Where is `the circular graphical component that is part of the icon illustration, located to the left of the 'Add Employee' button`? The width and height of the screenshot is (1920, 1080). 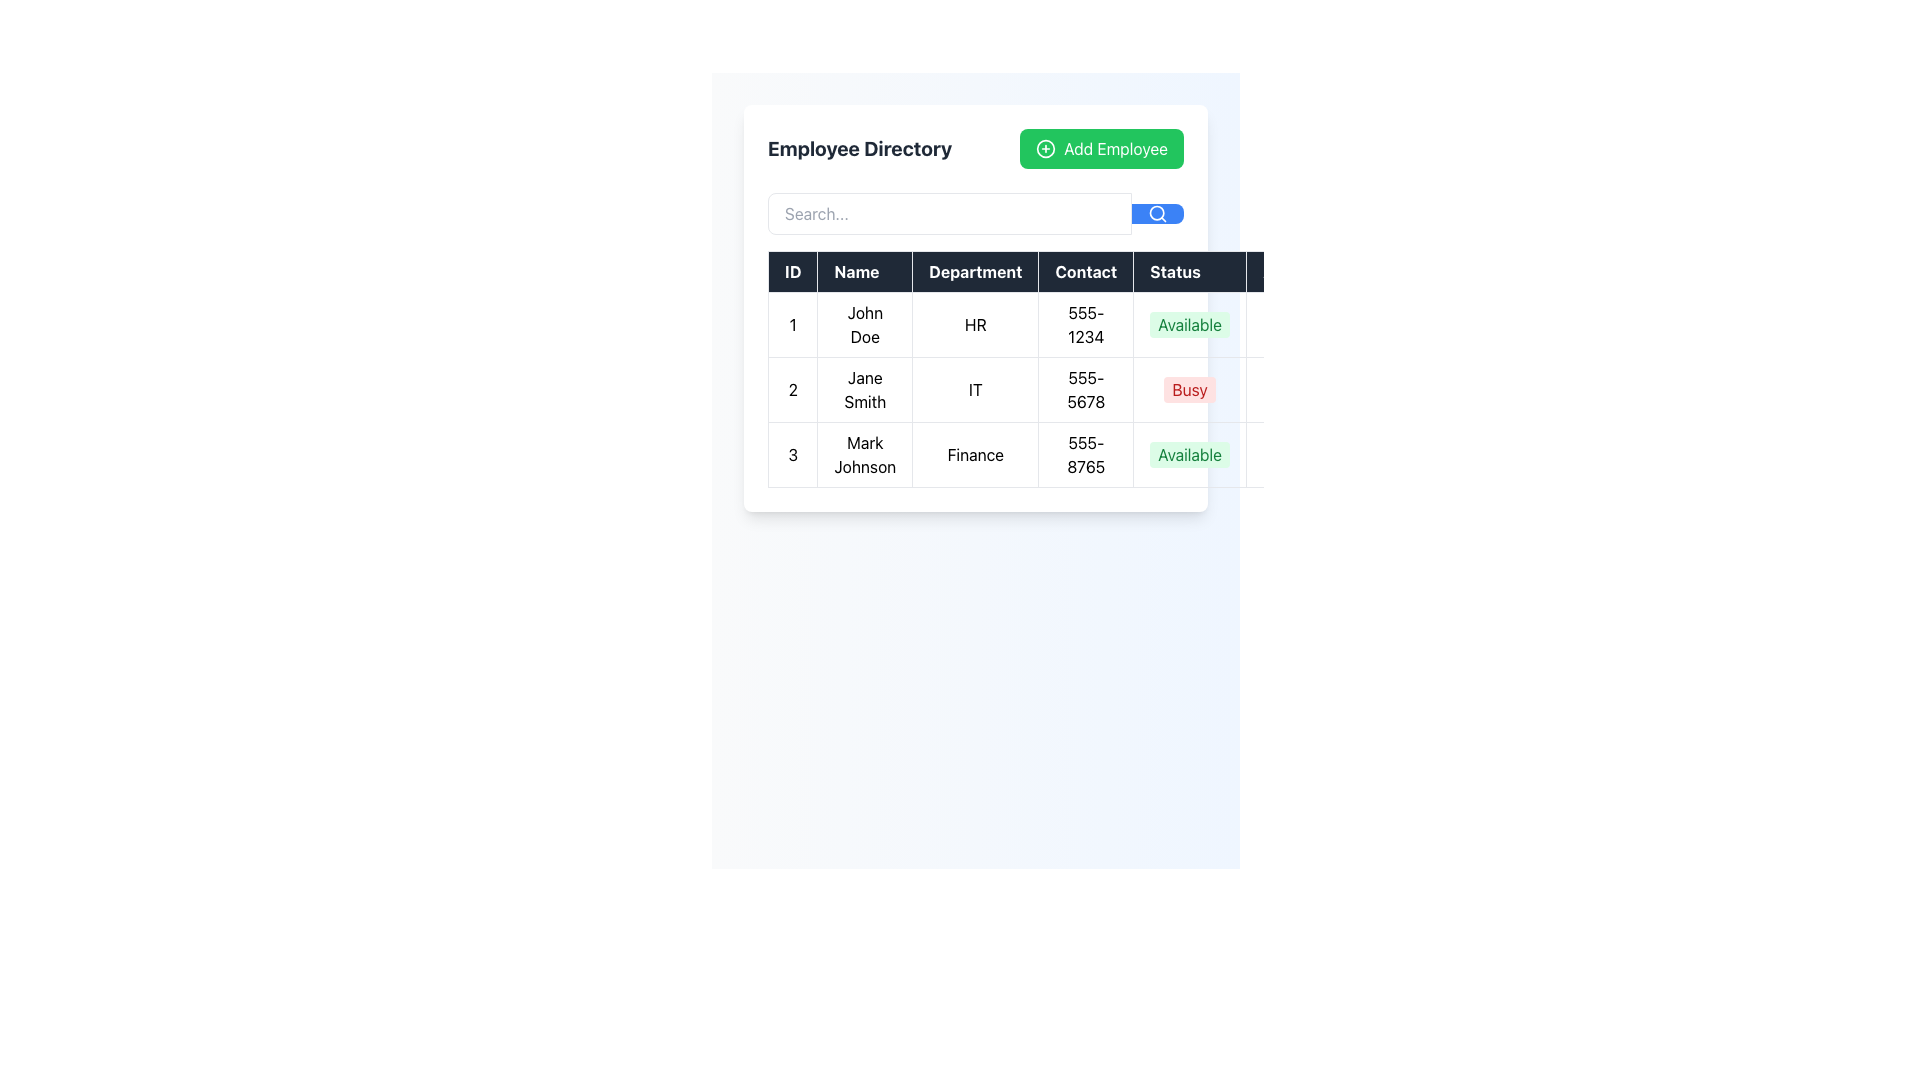 the circular graphical component that is part of the icon illustration, located to the left of the 'Add Employee' button is located at coordinates (1045, 148).